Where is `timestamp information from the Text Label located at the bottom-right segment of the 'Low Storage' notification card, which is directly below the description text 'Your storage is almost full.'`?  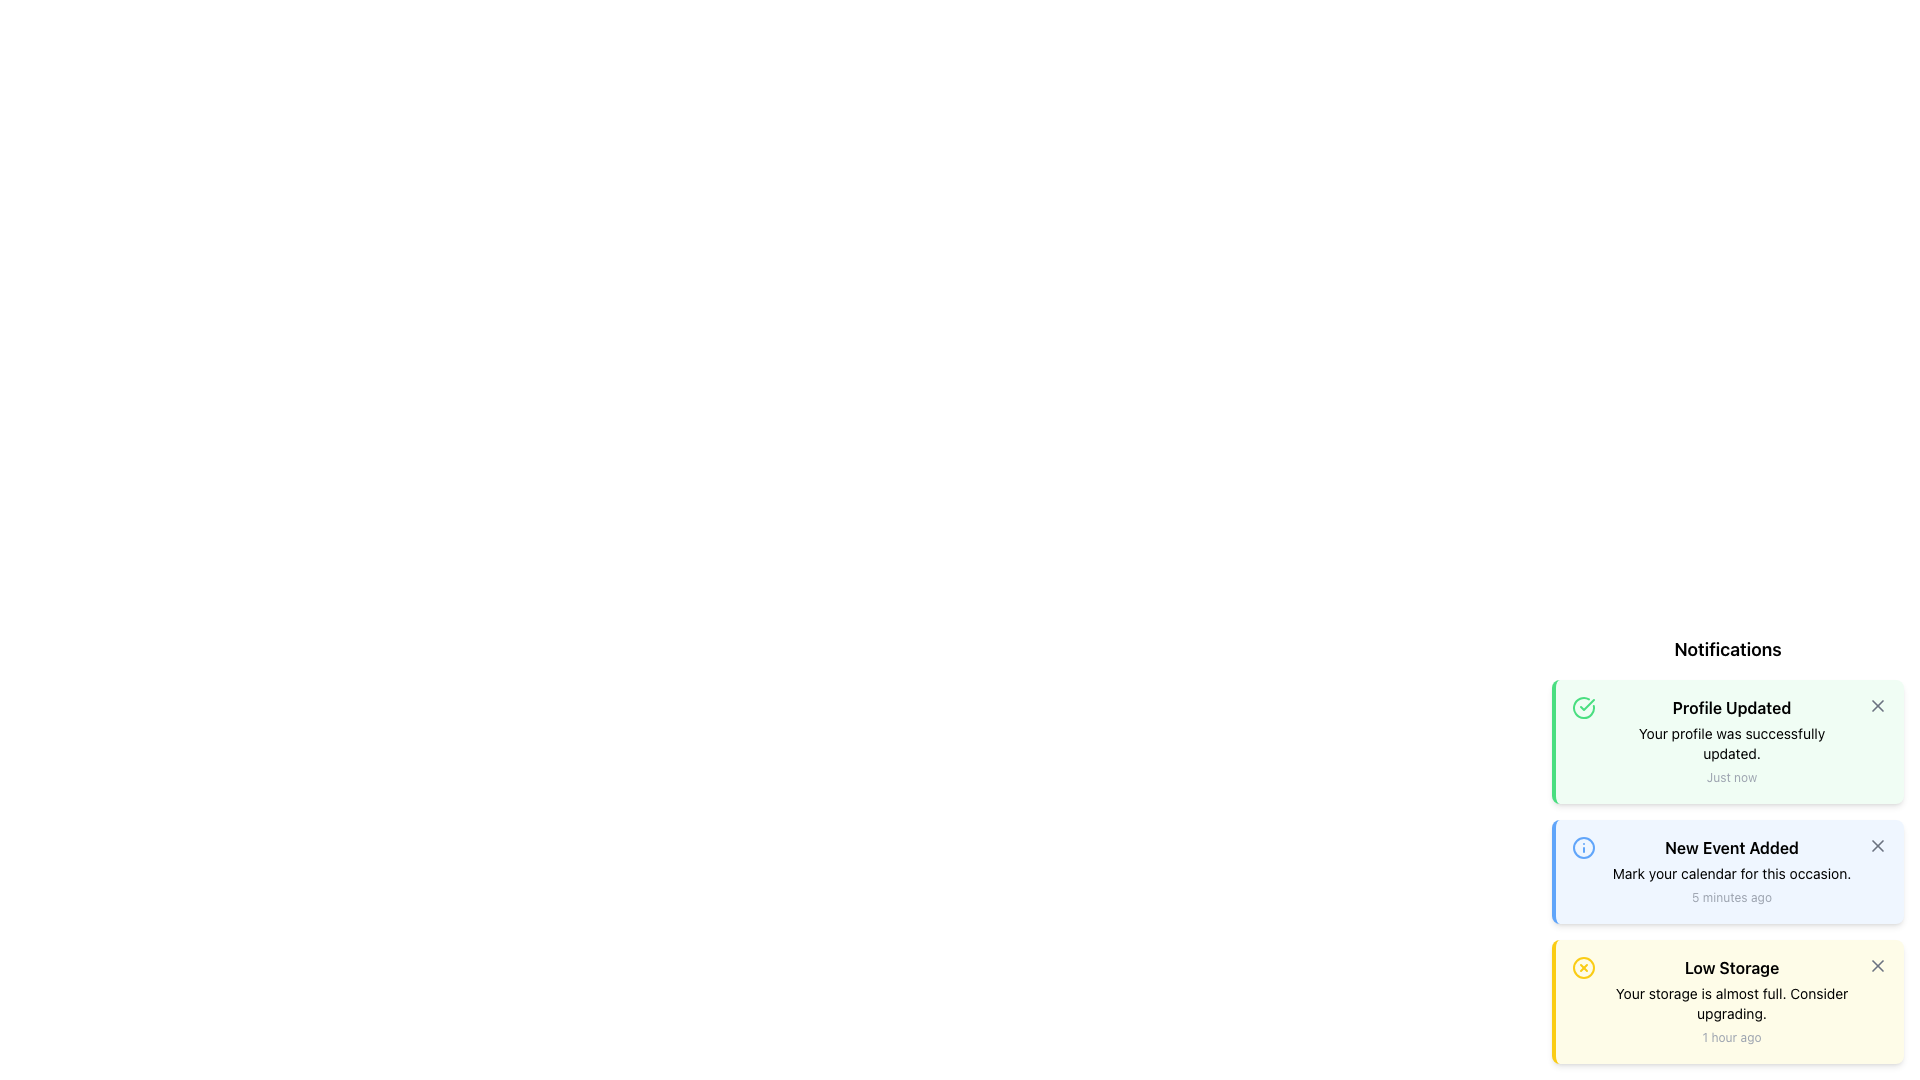 timestamp information from the Text Label located at the bottom-right segment of the 'Low Storage' notification card, which is directly below the description text 'Your storage is almost full.' is located at coordinates (1731, 1036).